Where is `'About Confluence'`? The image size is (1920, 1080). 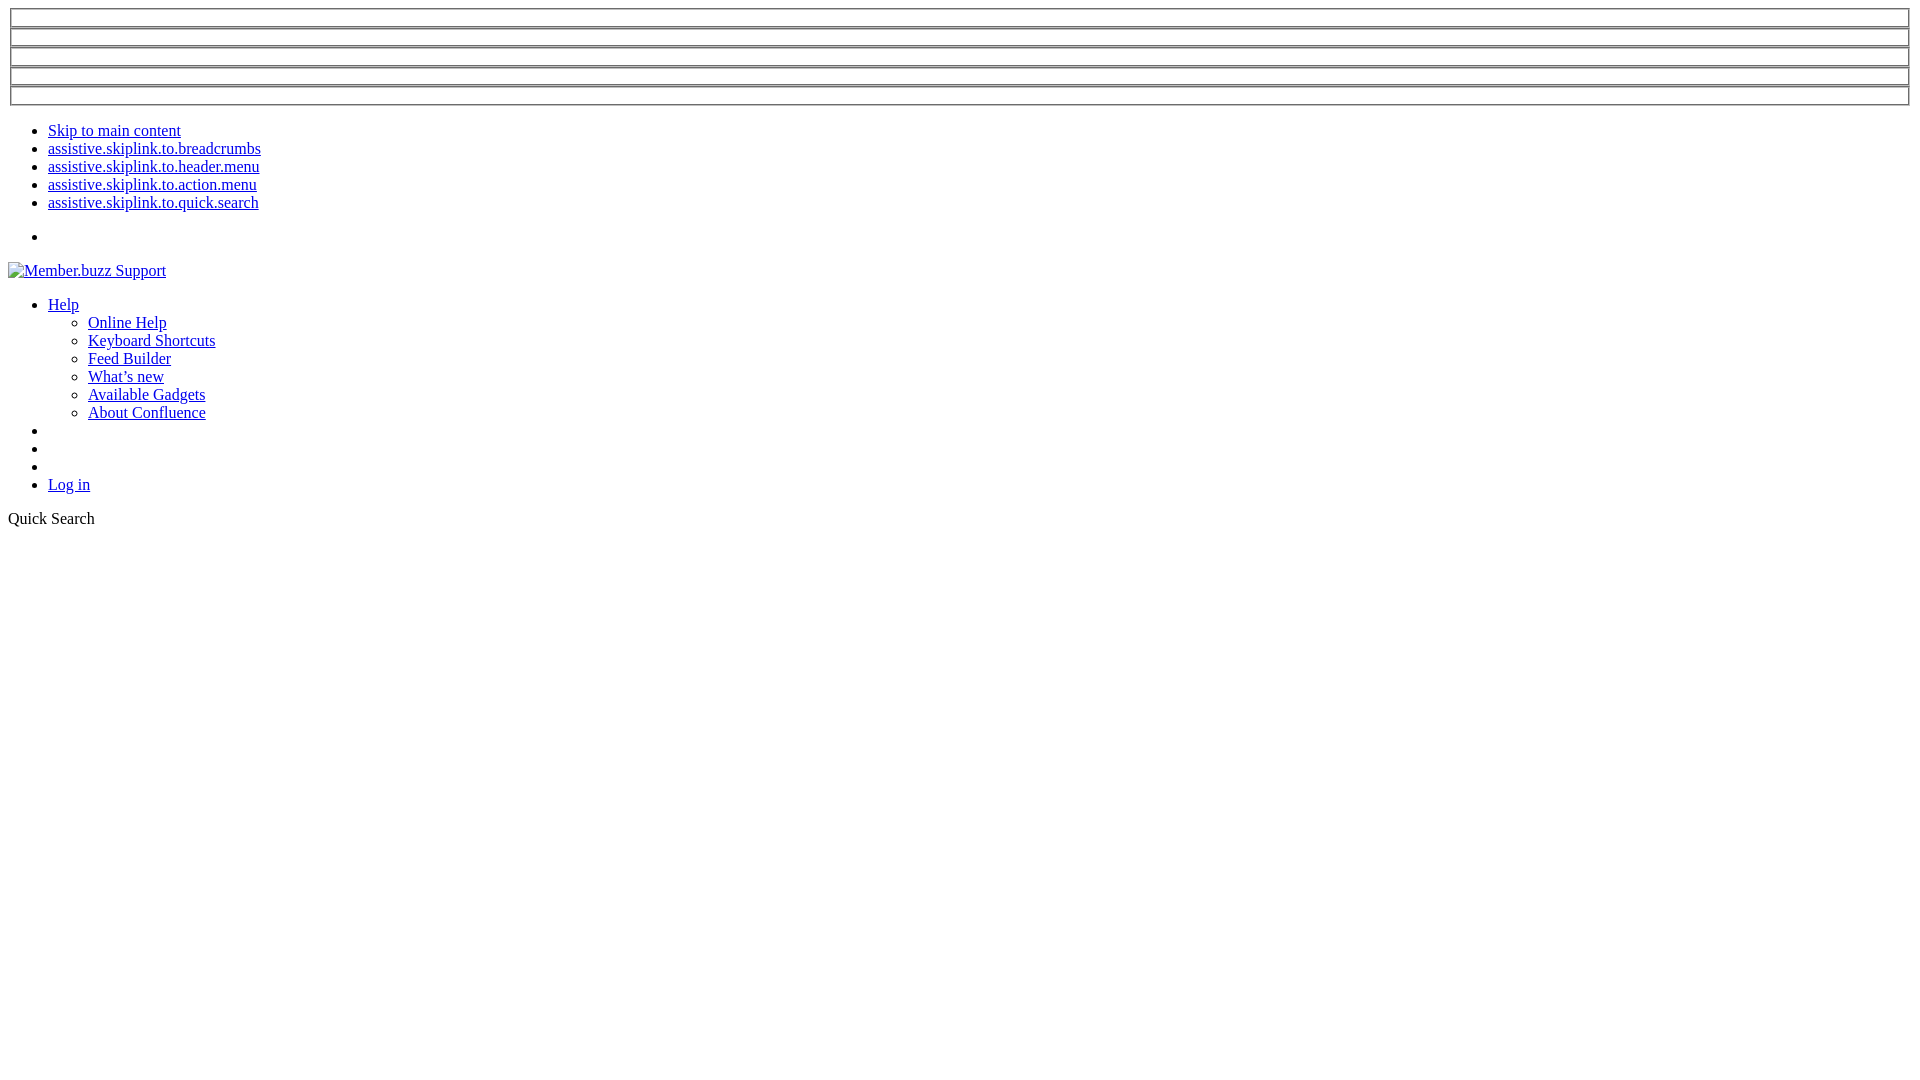 'About Confluence' is located at coordinates (146, 411).